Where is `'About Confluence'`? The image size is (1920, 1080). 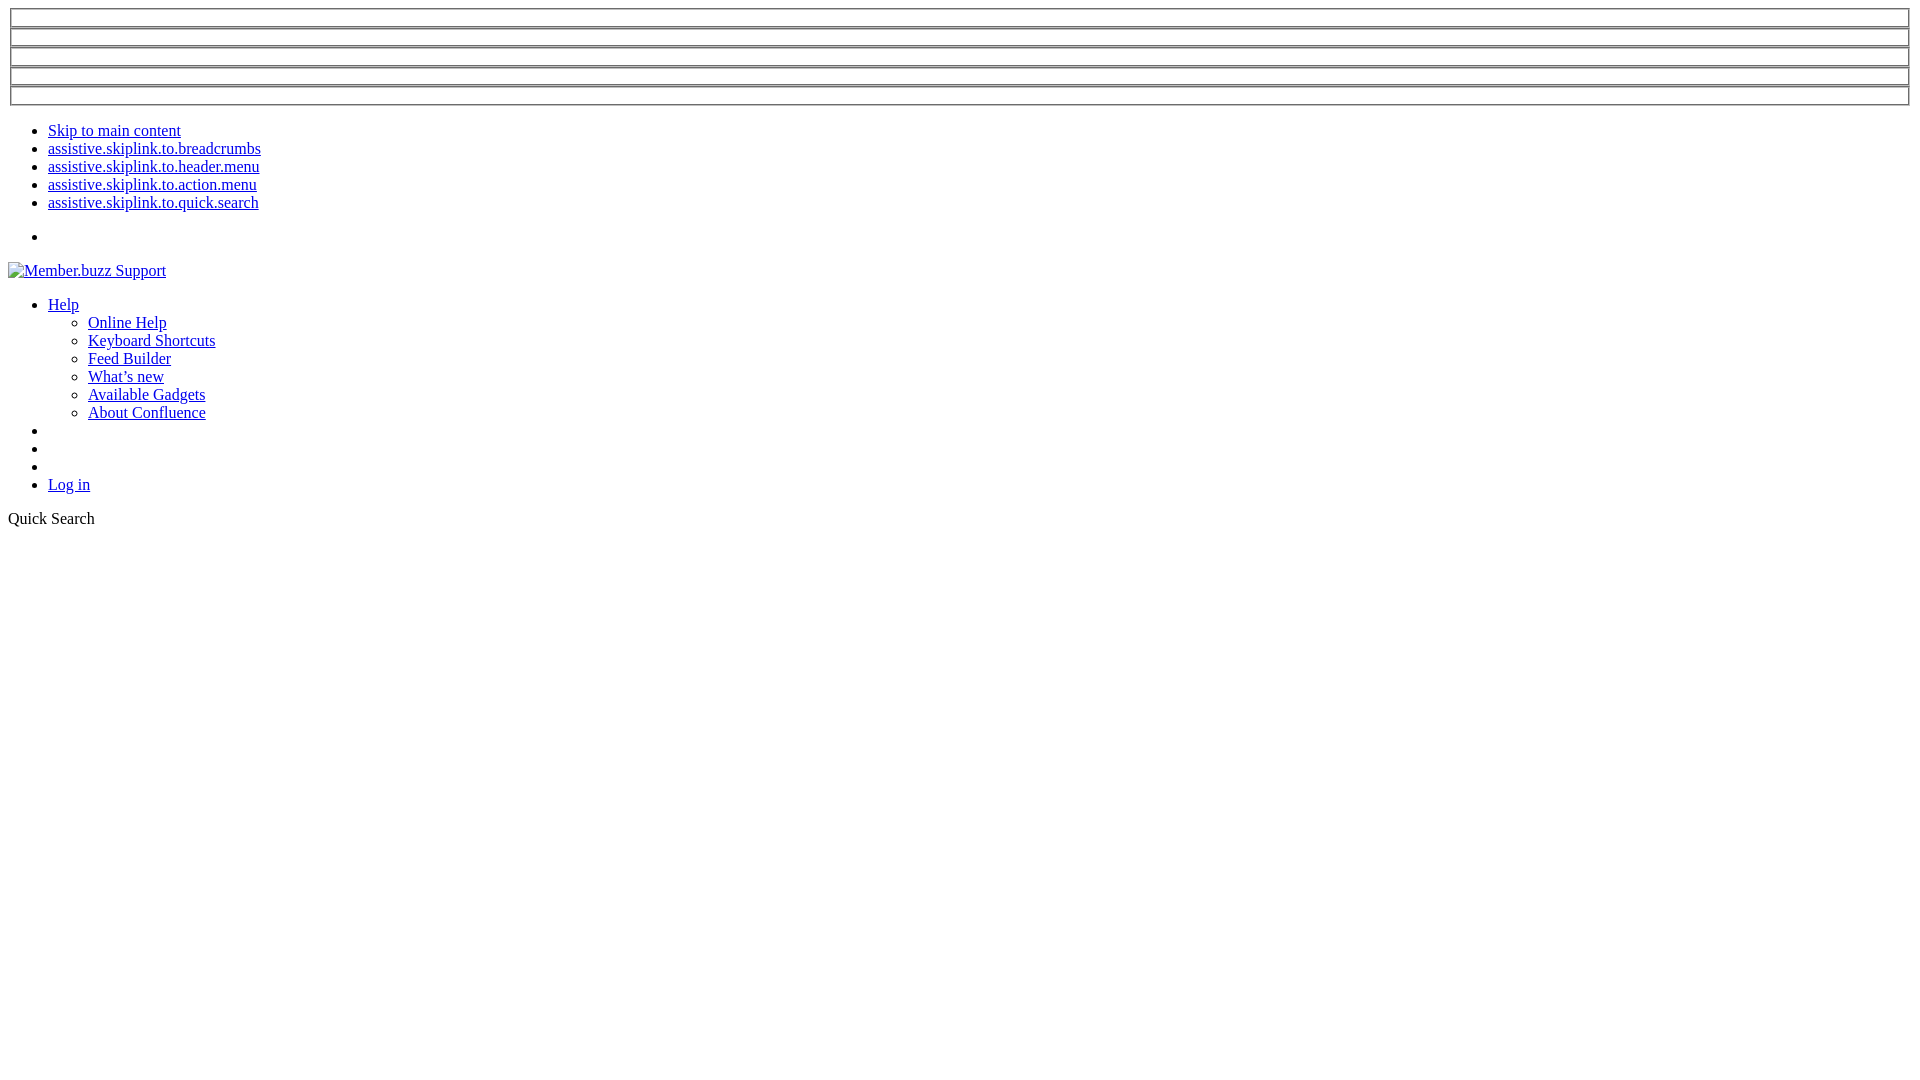 'About Confluence' is located at coordinates (146, 411).